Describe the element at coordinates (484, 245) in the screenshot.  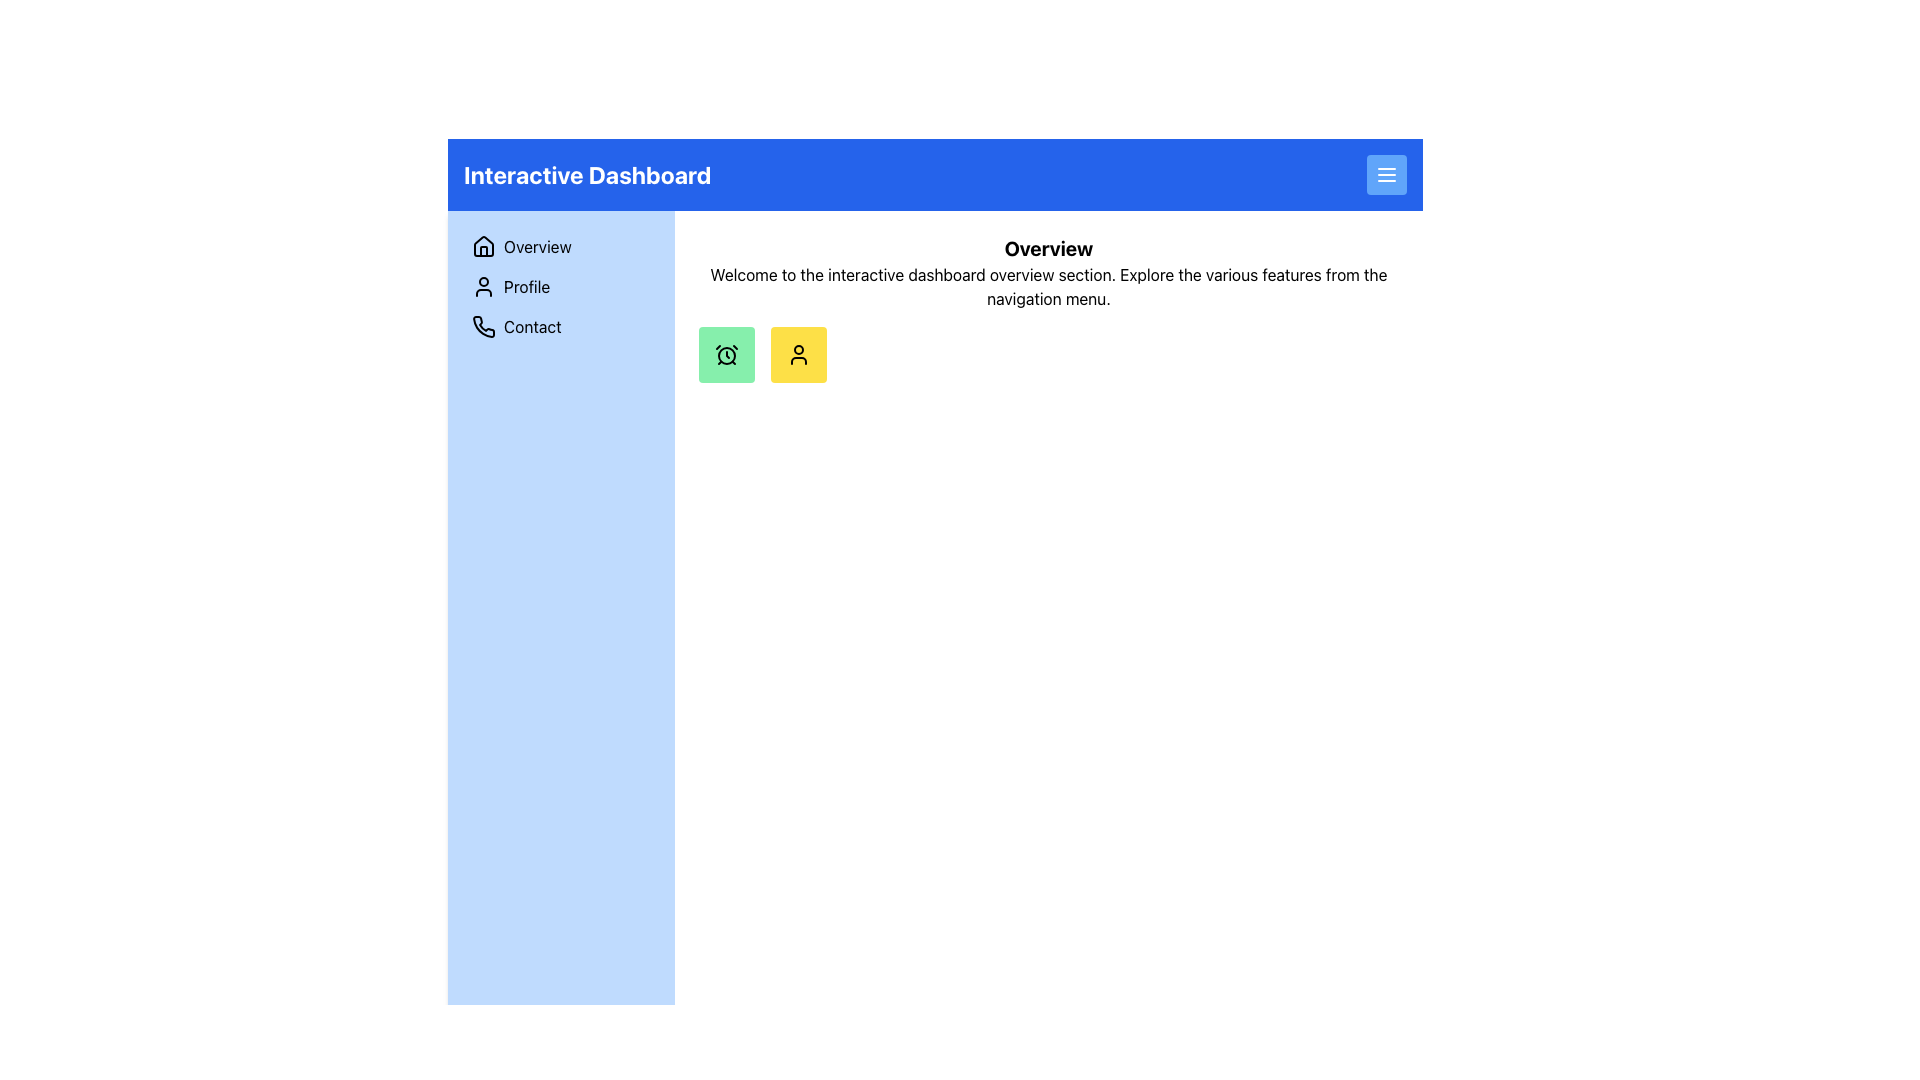
I see `the icon representing the 'Overview' menu item located on the left navigation panel` at that location.